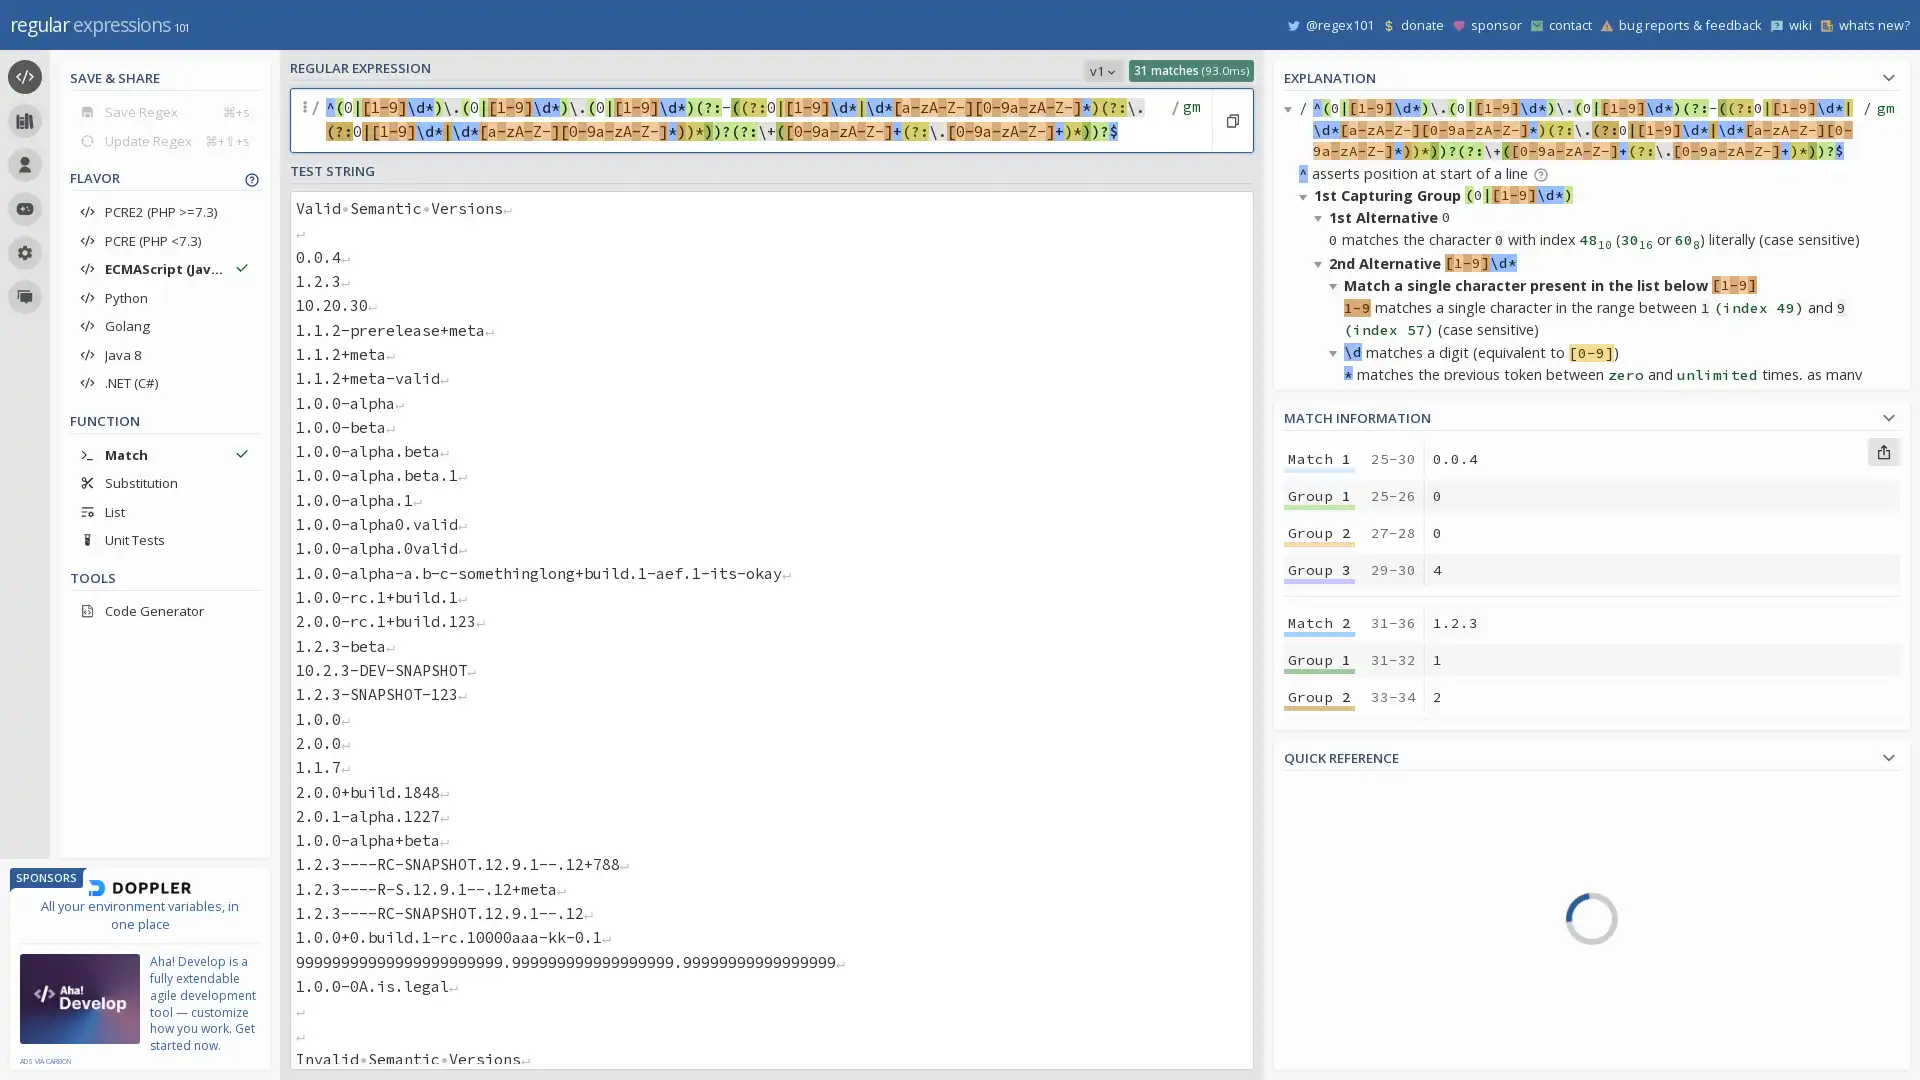  What do you see at coordinates (1336, 849) in the screenshot?
I see `Collapse Subtree` at bounding box center [1336, 849].